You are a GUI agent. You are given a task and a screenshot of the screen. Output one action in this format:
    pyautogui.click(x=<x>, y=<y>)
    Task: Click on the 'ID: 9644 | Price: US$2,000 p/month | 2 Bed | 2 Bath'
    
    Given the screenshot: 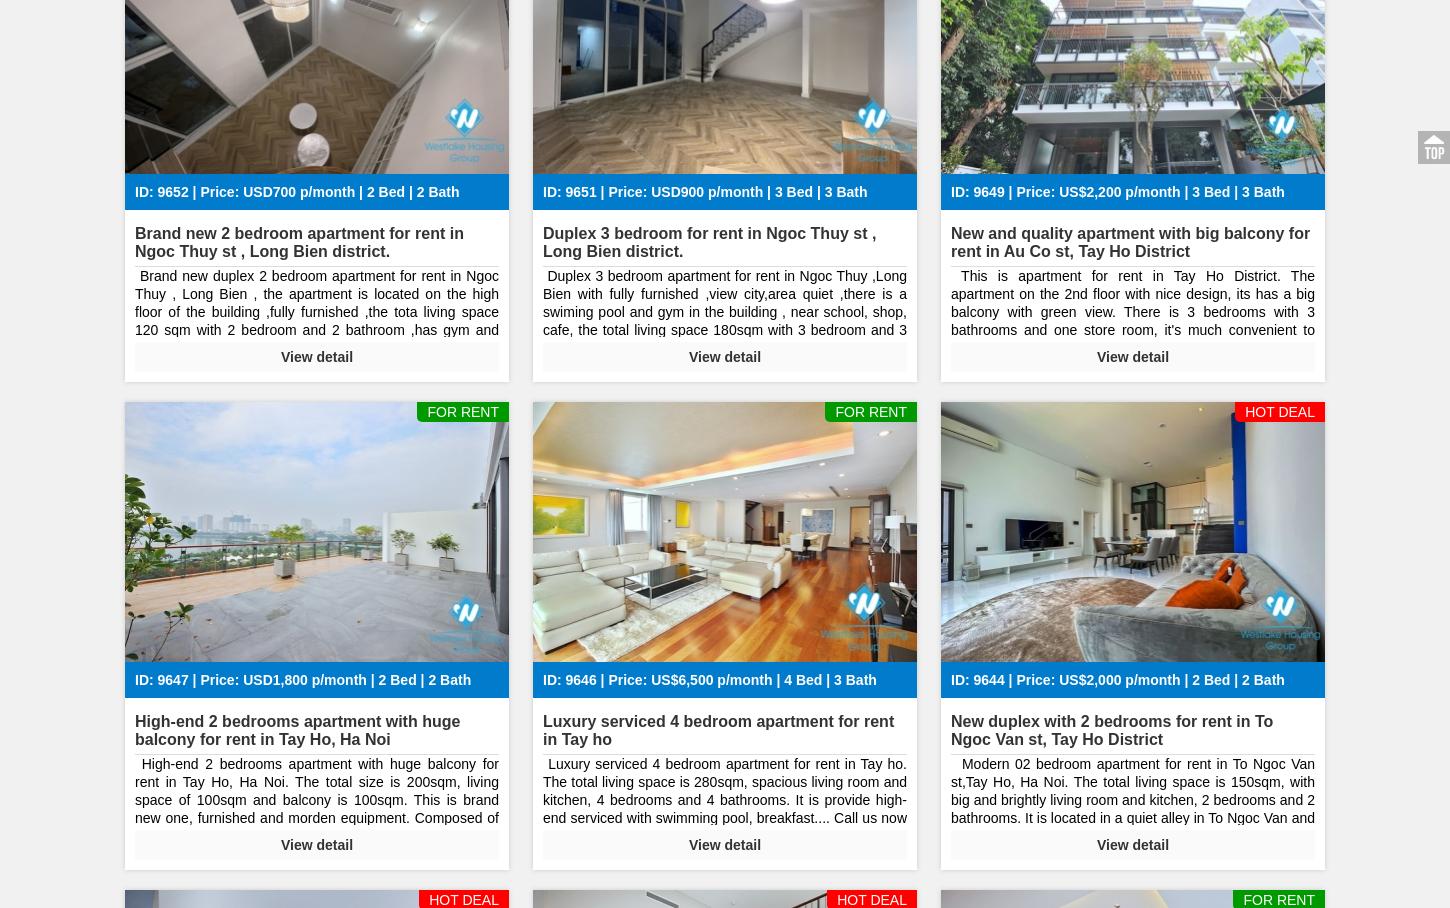 What is the action you would take?
    pyautogui.click(x=1116, y=679)
    